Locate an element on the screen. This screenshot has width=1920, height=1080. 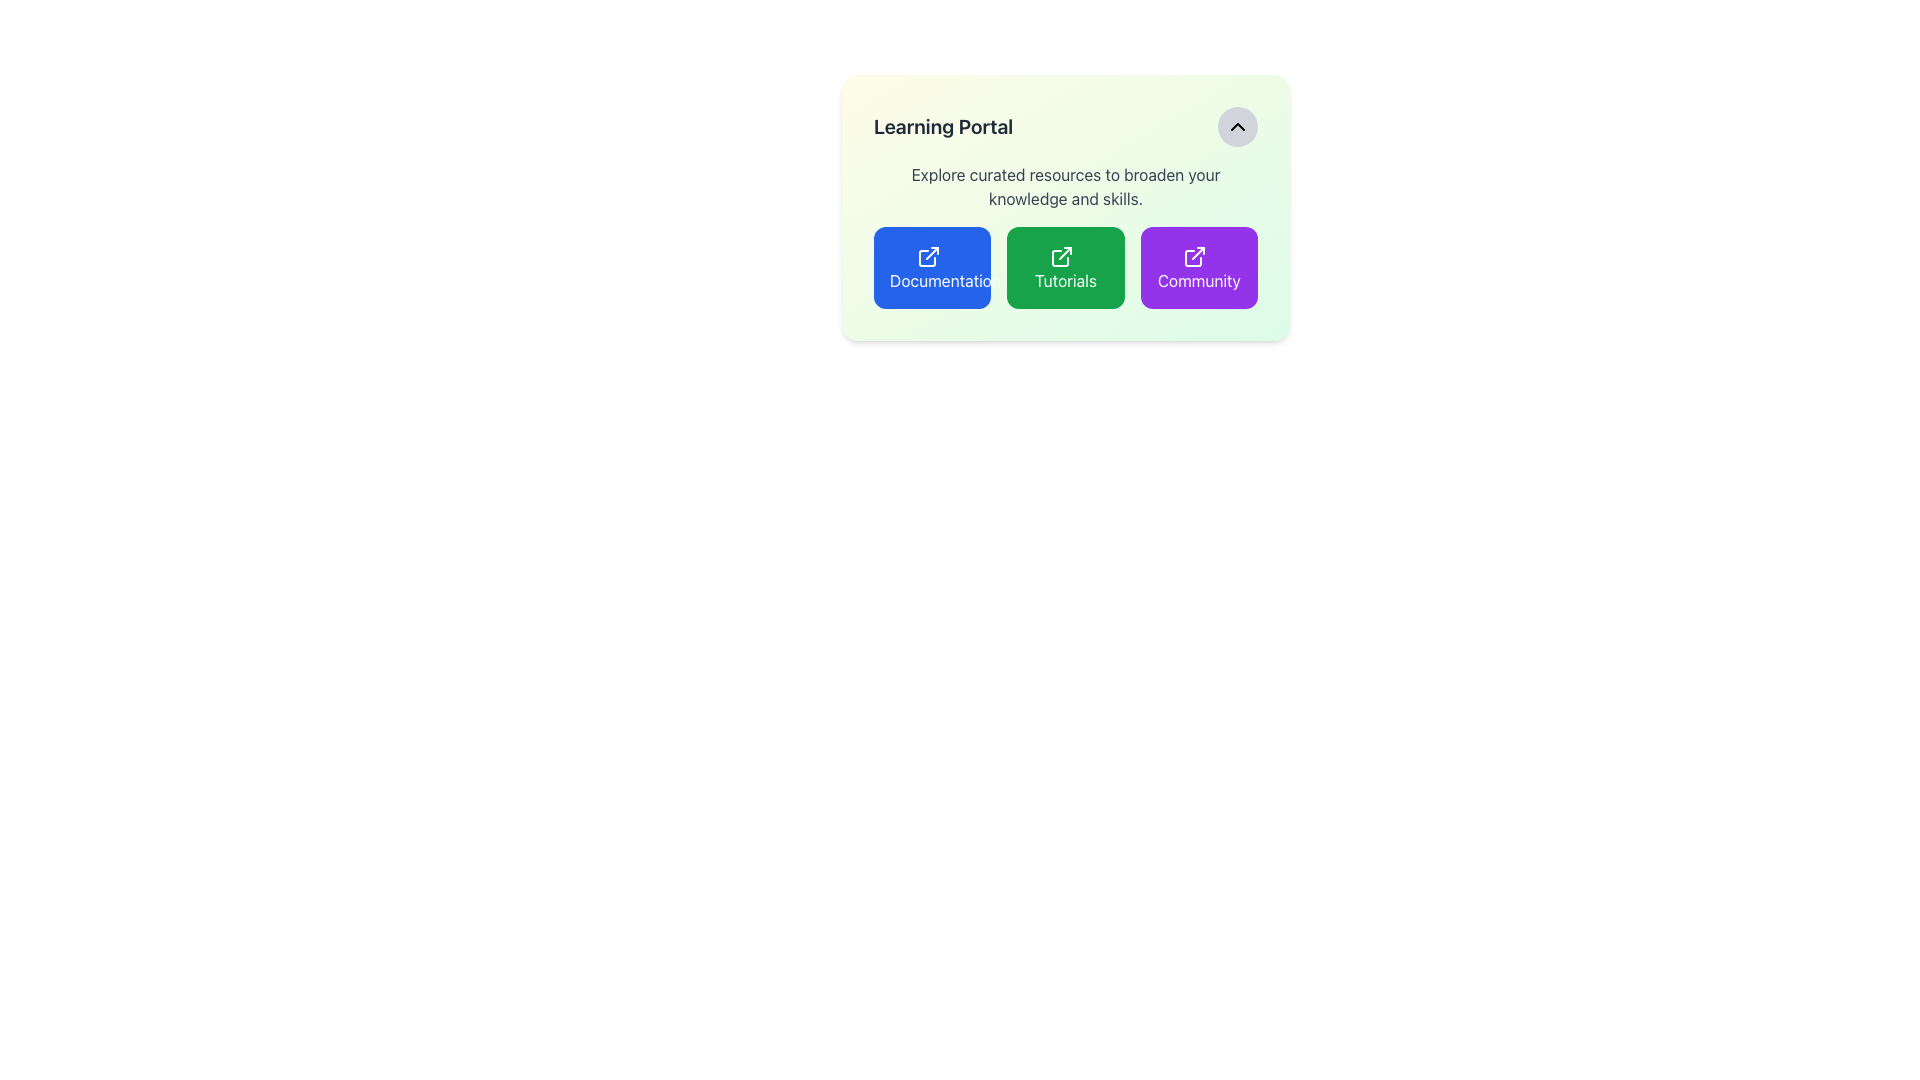
the visual alignment of the external link icon located to the left of the 'Documentation' text in the blue rectangular button to understand its link functionality is located at coordinates (927, 255).